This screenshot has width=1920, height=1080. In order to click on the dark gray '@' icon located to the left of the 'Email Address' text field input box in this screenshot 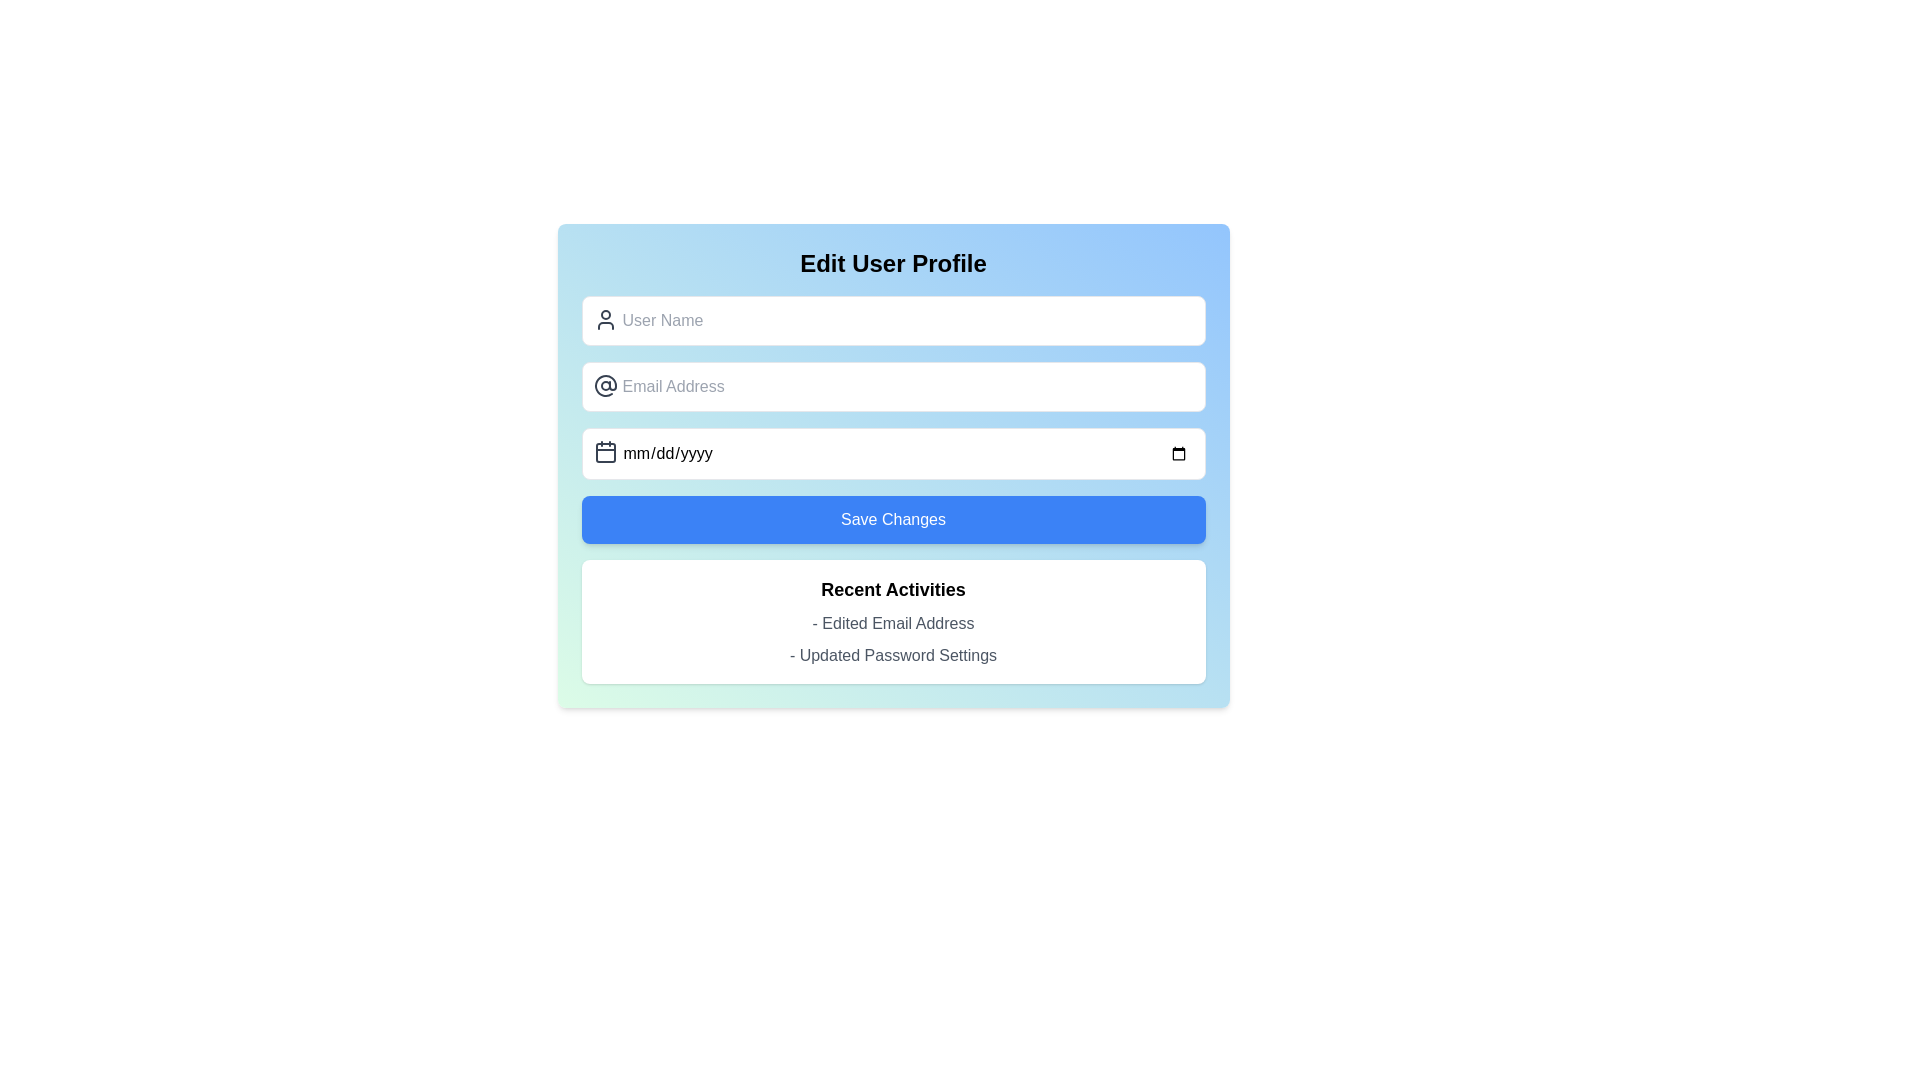, I will do `click(604, 385)`.